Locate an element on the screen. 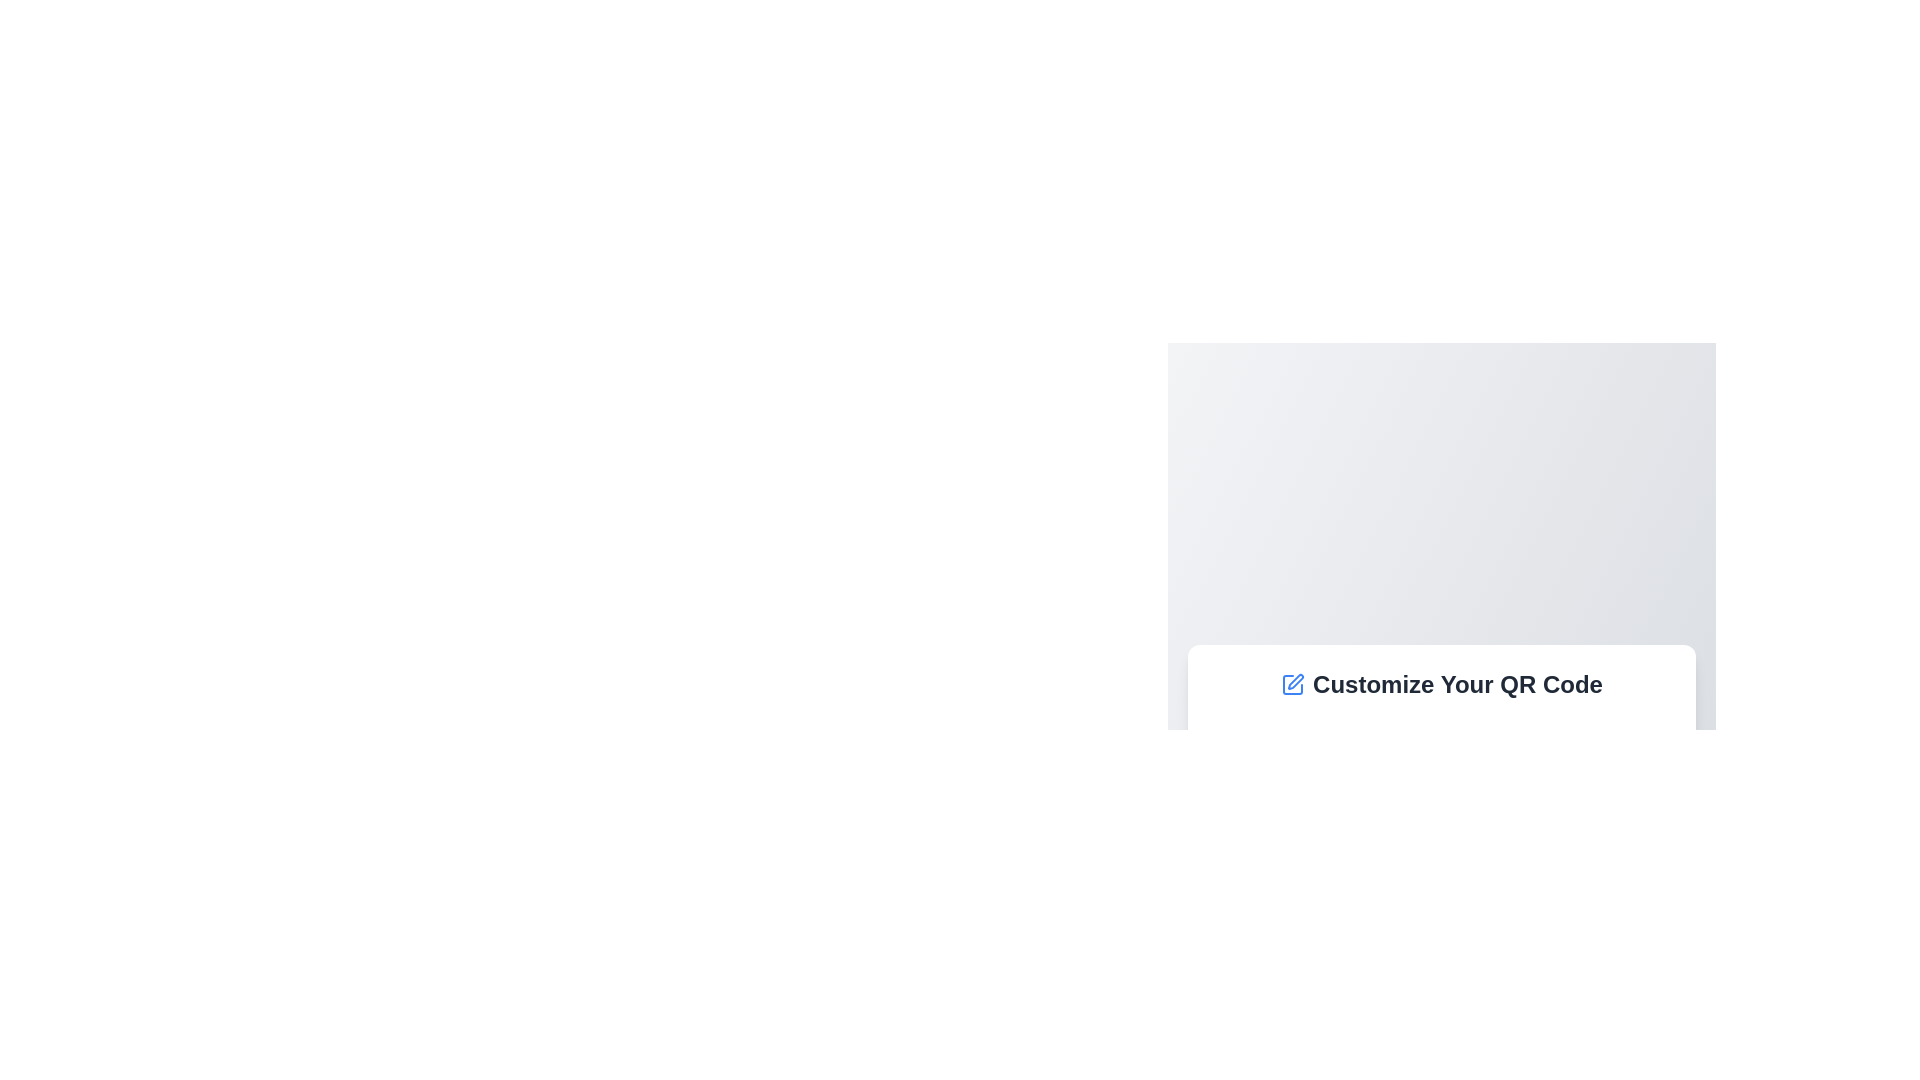 This screenshot has height=1080, width=1920. the editing tool icon button is located at coordinates (1296, 681).